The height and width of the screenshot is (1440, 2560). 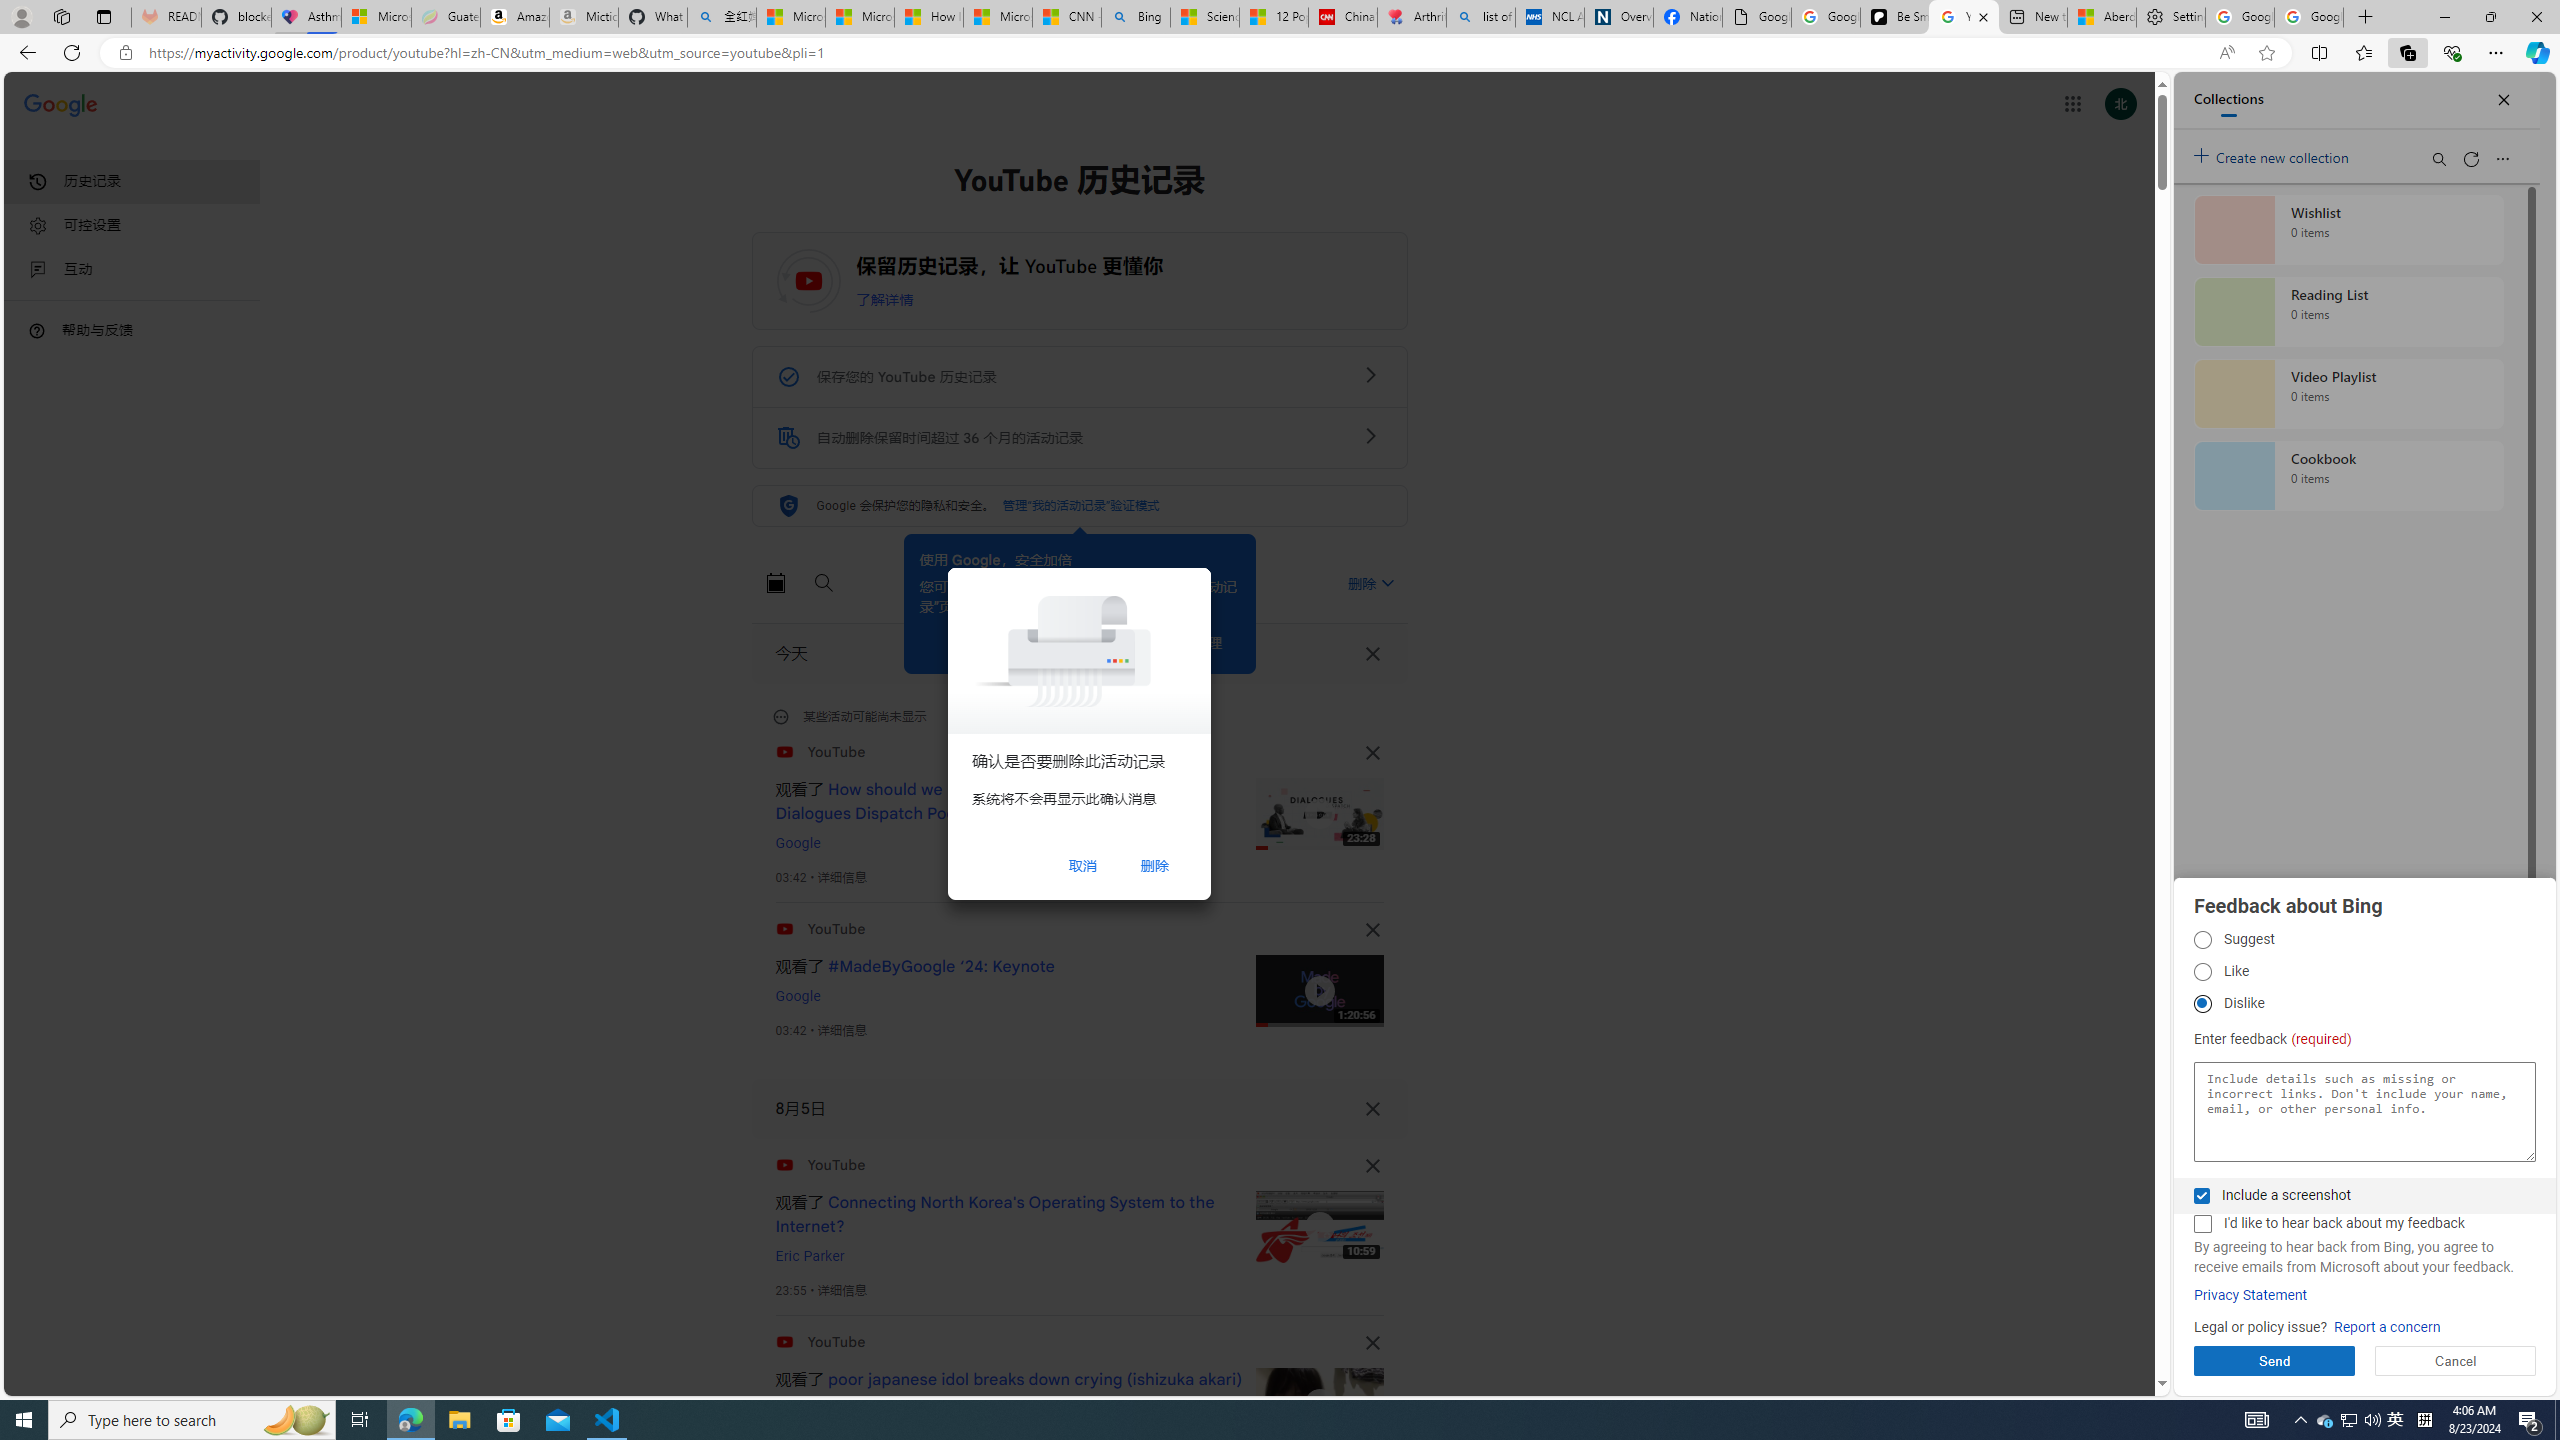 What do you see at coordinates (929, 16) in the screenshot?
I see `'How I Got Rid of Microsoft Edge'` at bounding box center [929, 16].